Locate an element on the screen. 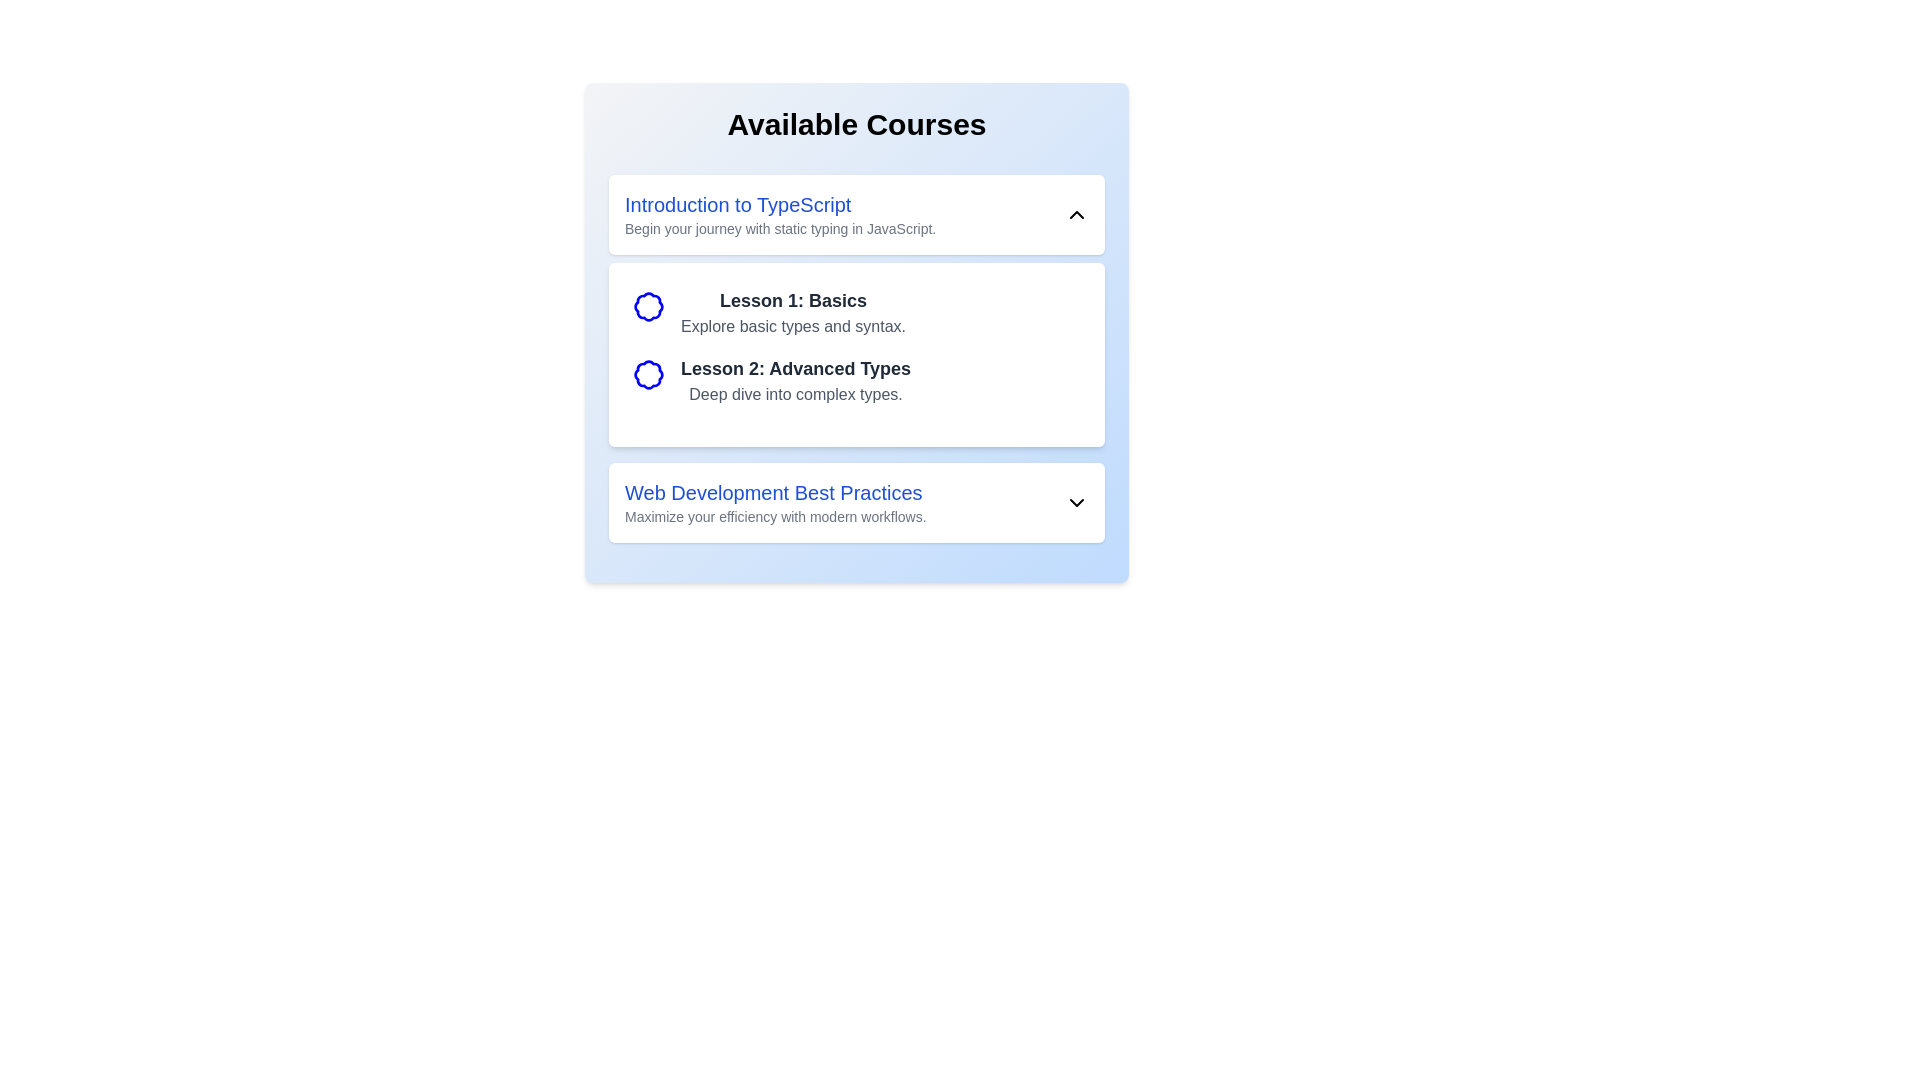 The image size is (1920, 1080). the text label that reads 'Deep dive into complex types.' styled with a gray font beneath the main title 'Lesson 2: Advanced Types' in the second card of 'Available Courses' is located at coordinates (795, 394).